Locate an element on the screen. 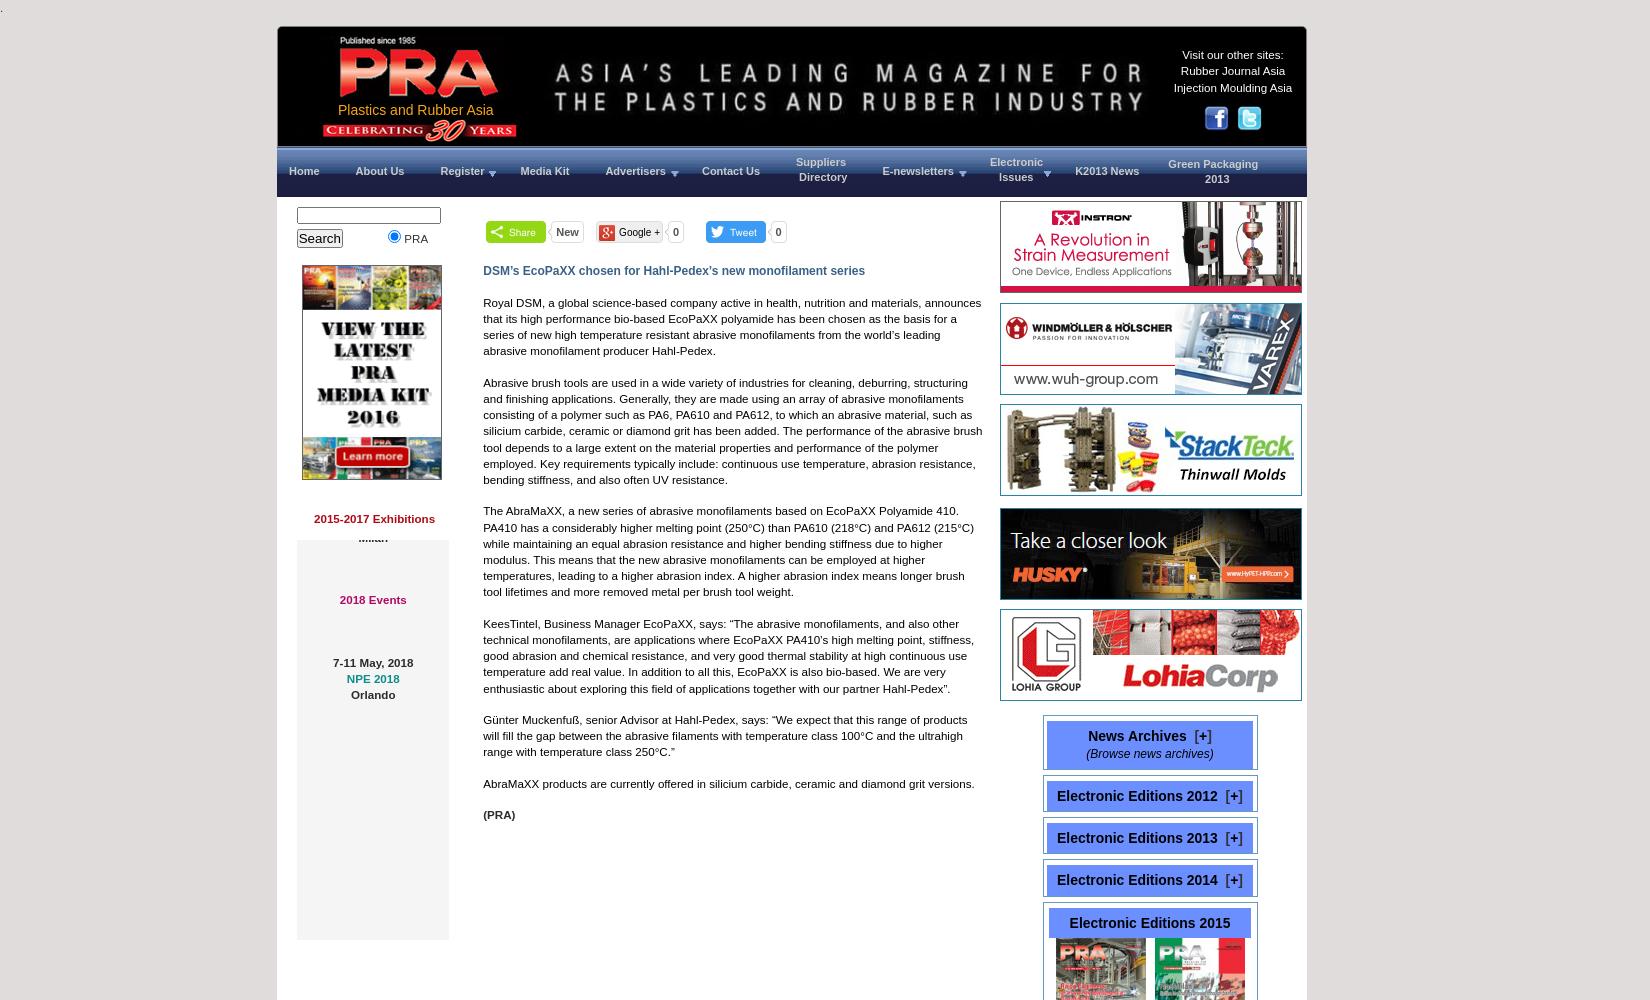  'Green Packaging' is located at coordinates (1213, 164).